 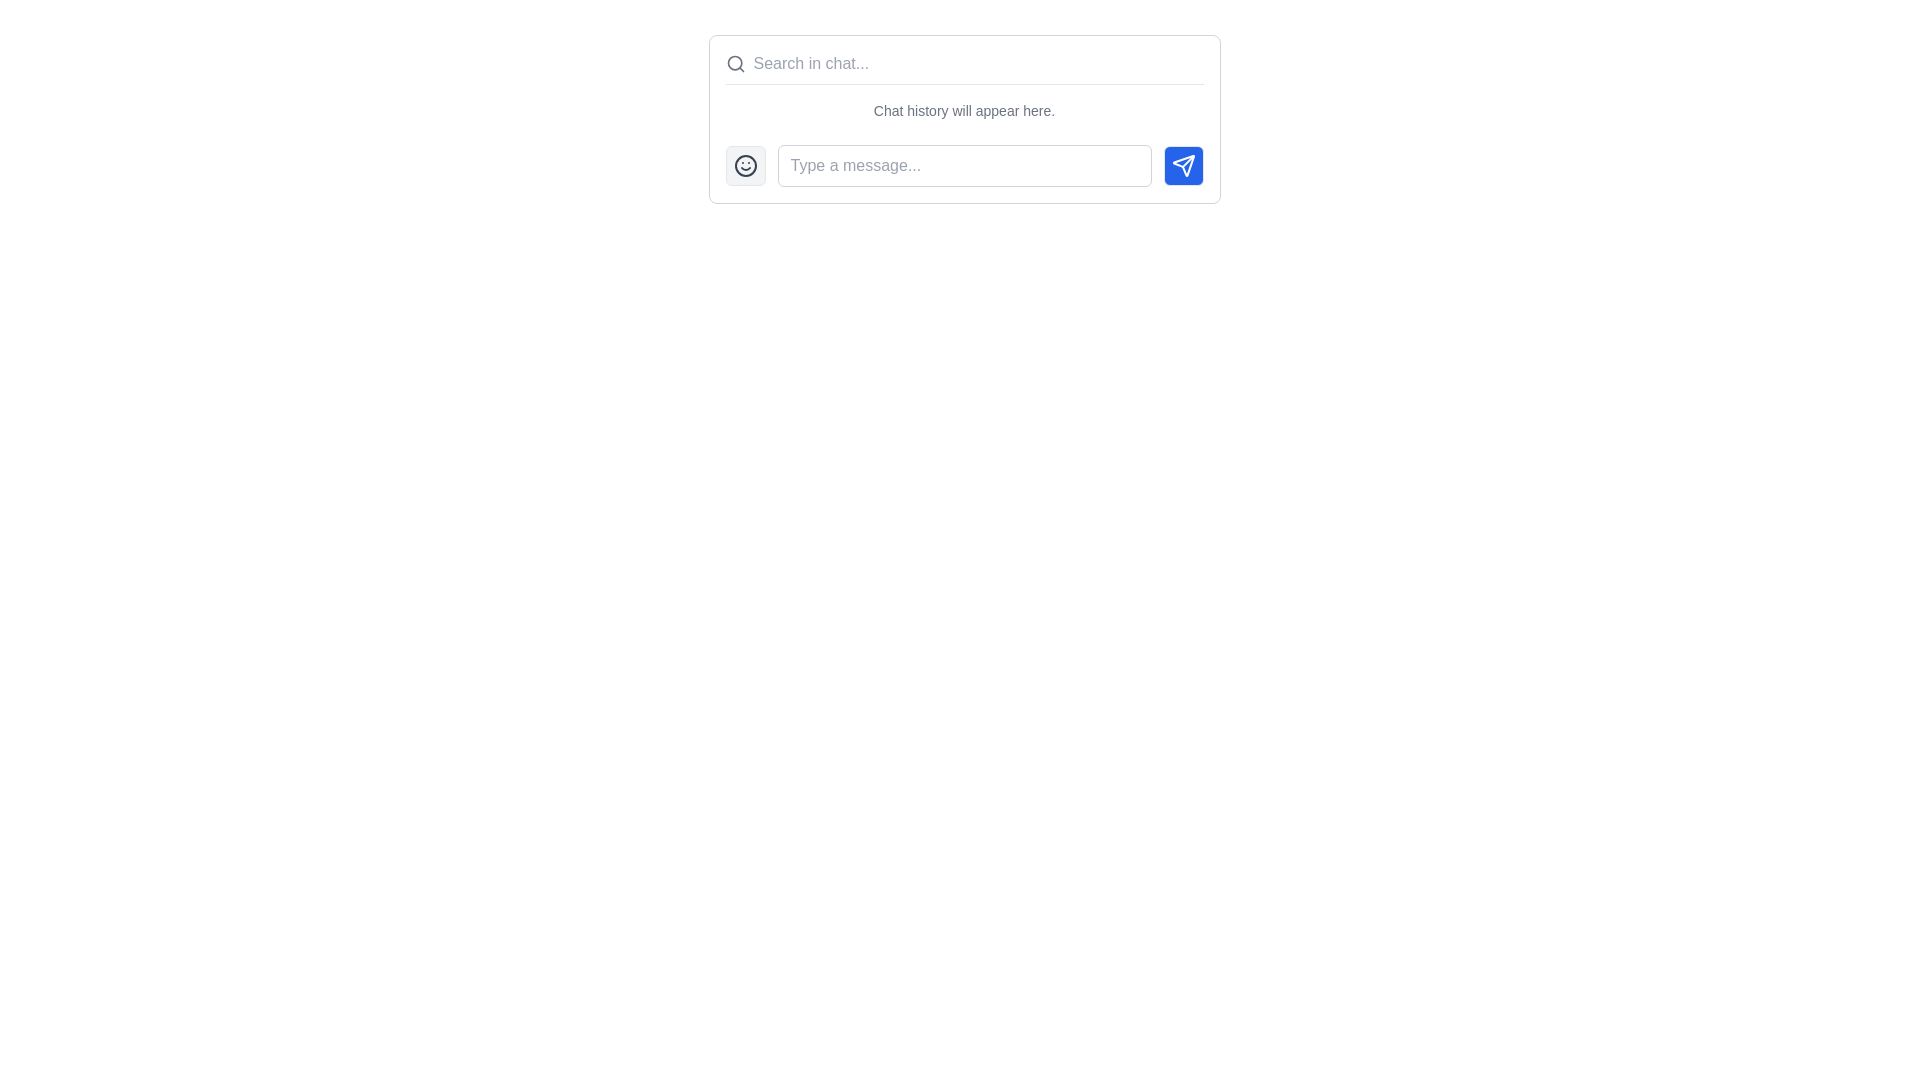 What do you see at coordinates (733, 62) in the screenshot?
I see `the central circle of the magnifying glass icon, which is styled in gray and located to the left of the 'Search in chat...' placeholder text` at bounding box center [733, 62].